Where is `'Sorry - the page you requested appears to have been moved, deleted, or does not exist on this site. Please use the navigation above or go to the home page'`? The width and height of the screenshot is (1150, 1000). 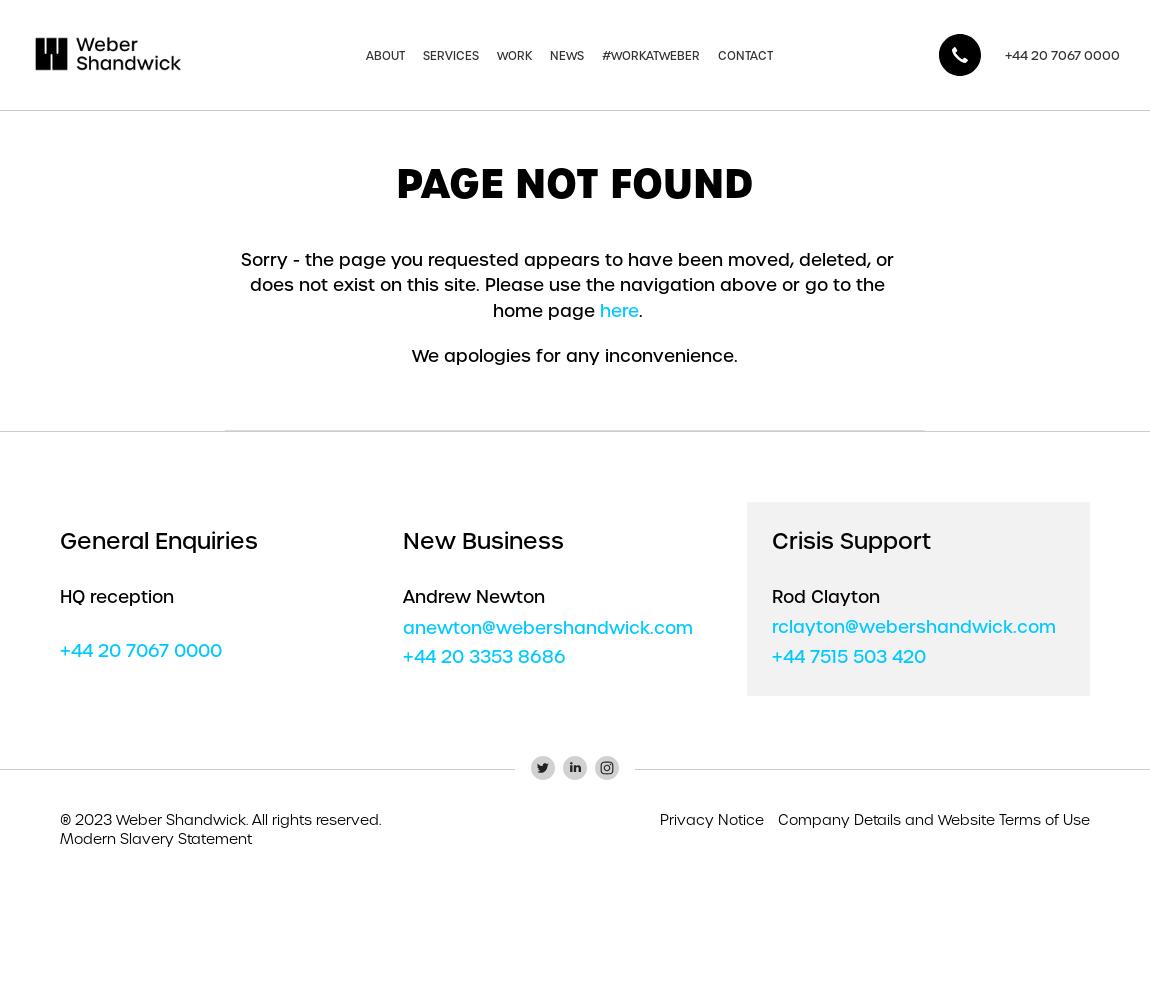 'Sorry - the page you requested appears to have been moved, deleted, or does not exist on this site. Please use the navigation above or go to the home page' is located at coordinates (240, 284).